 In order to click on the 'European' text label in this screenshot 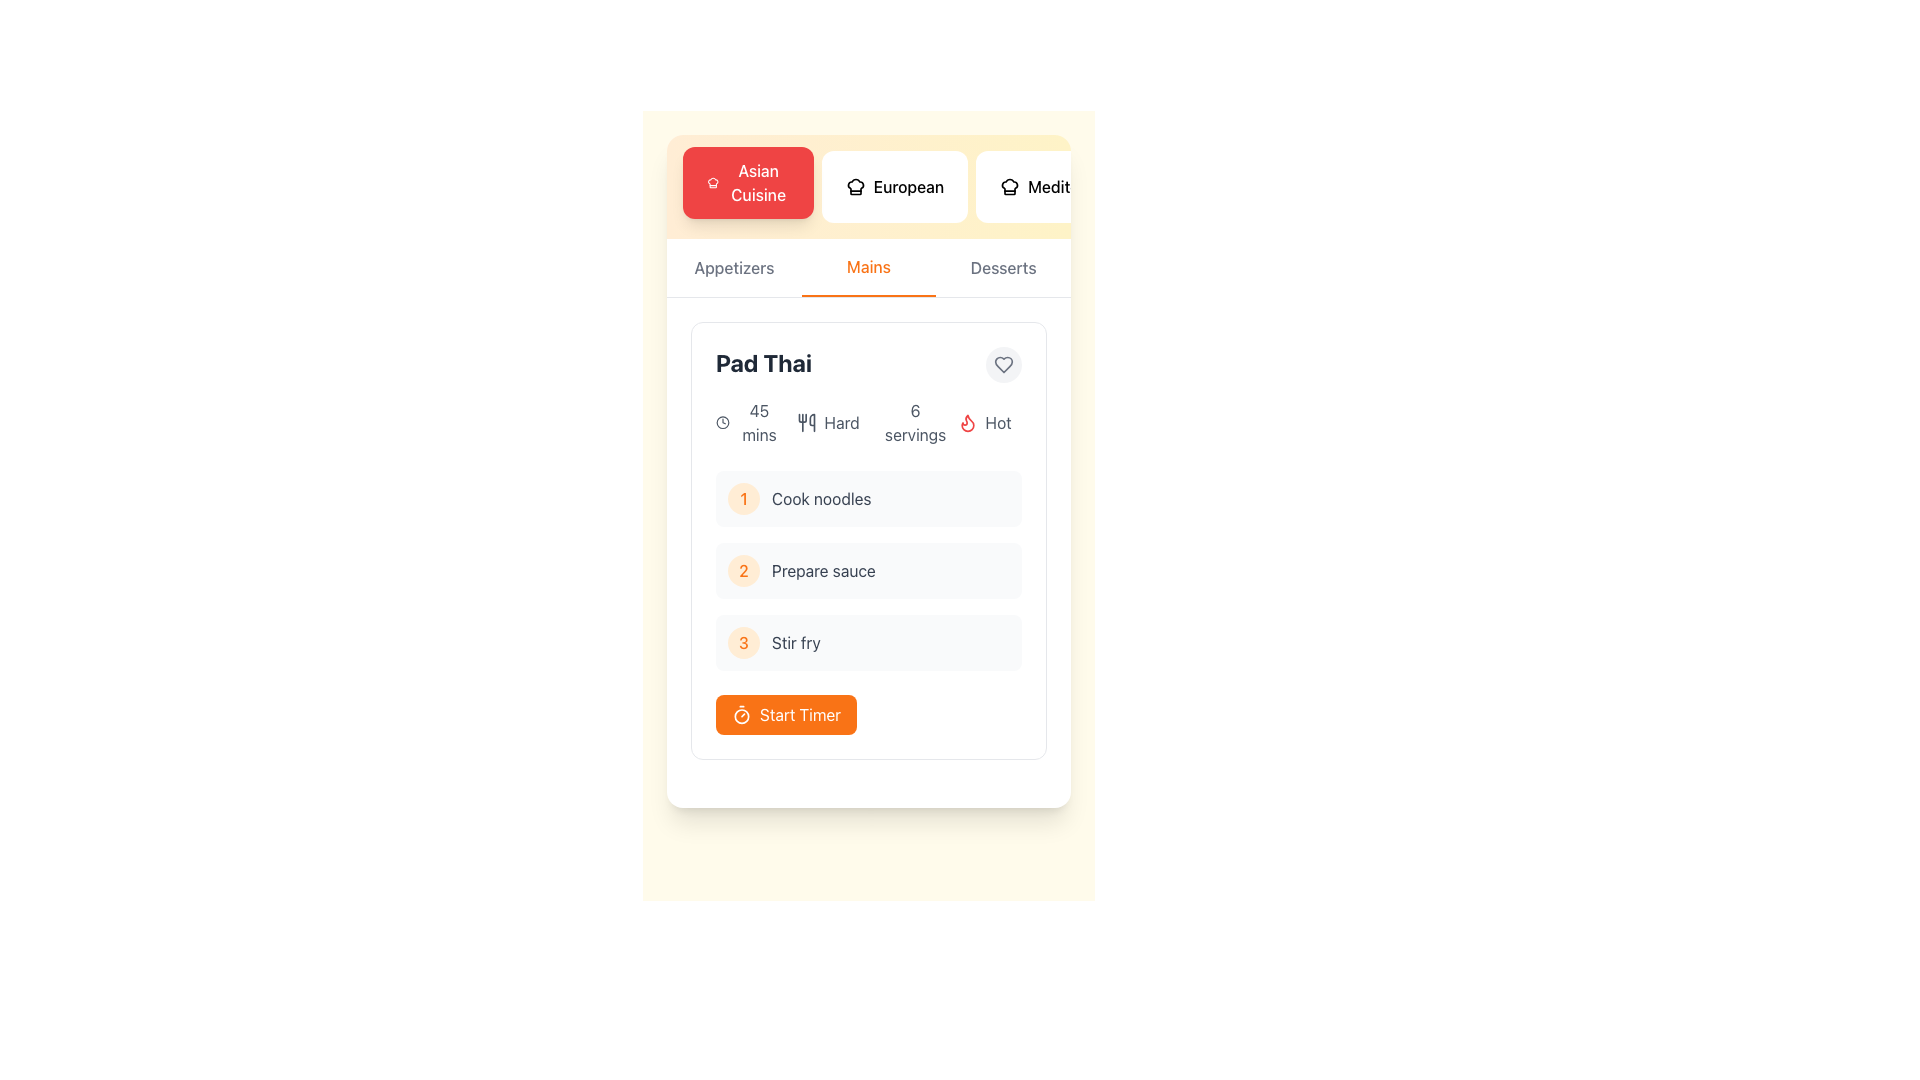, I will do `click(907, 186)`.